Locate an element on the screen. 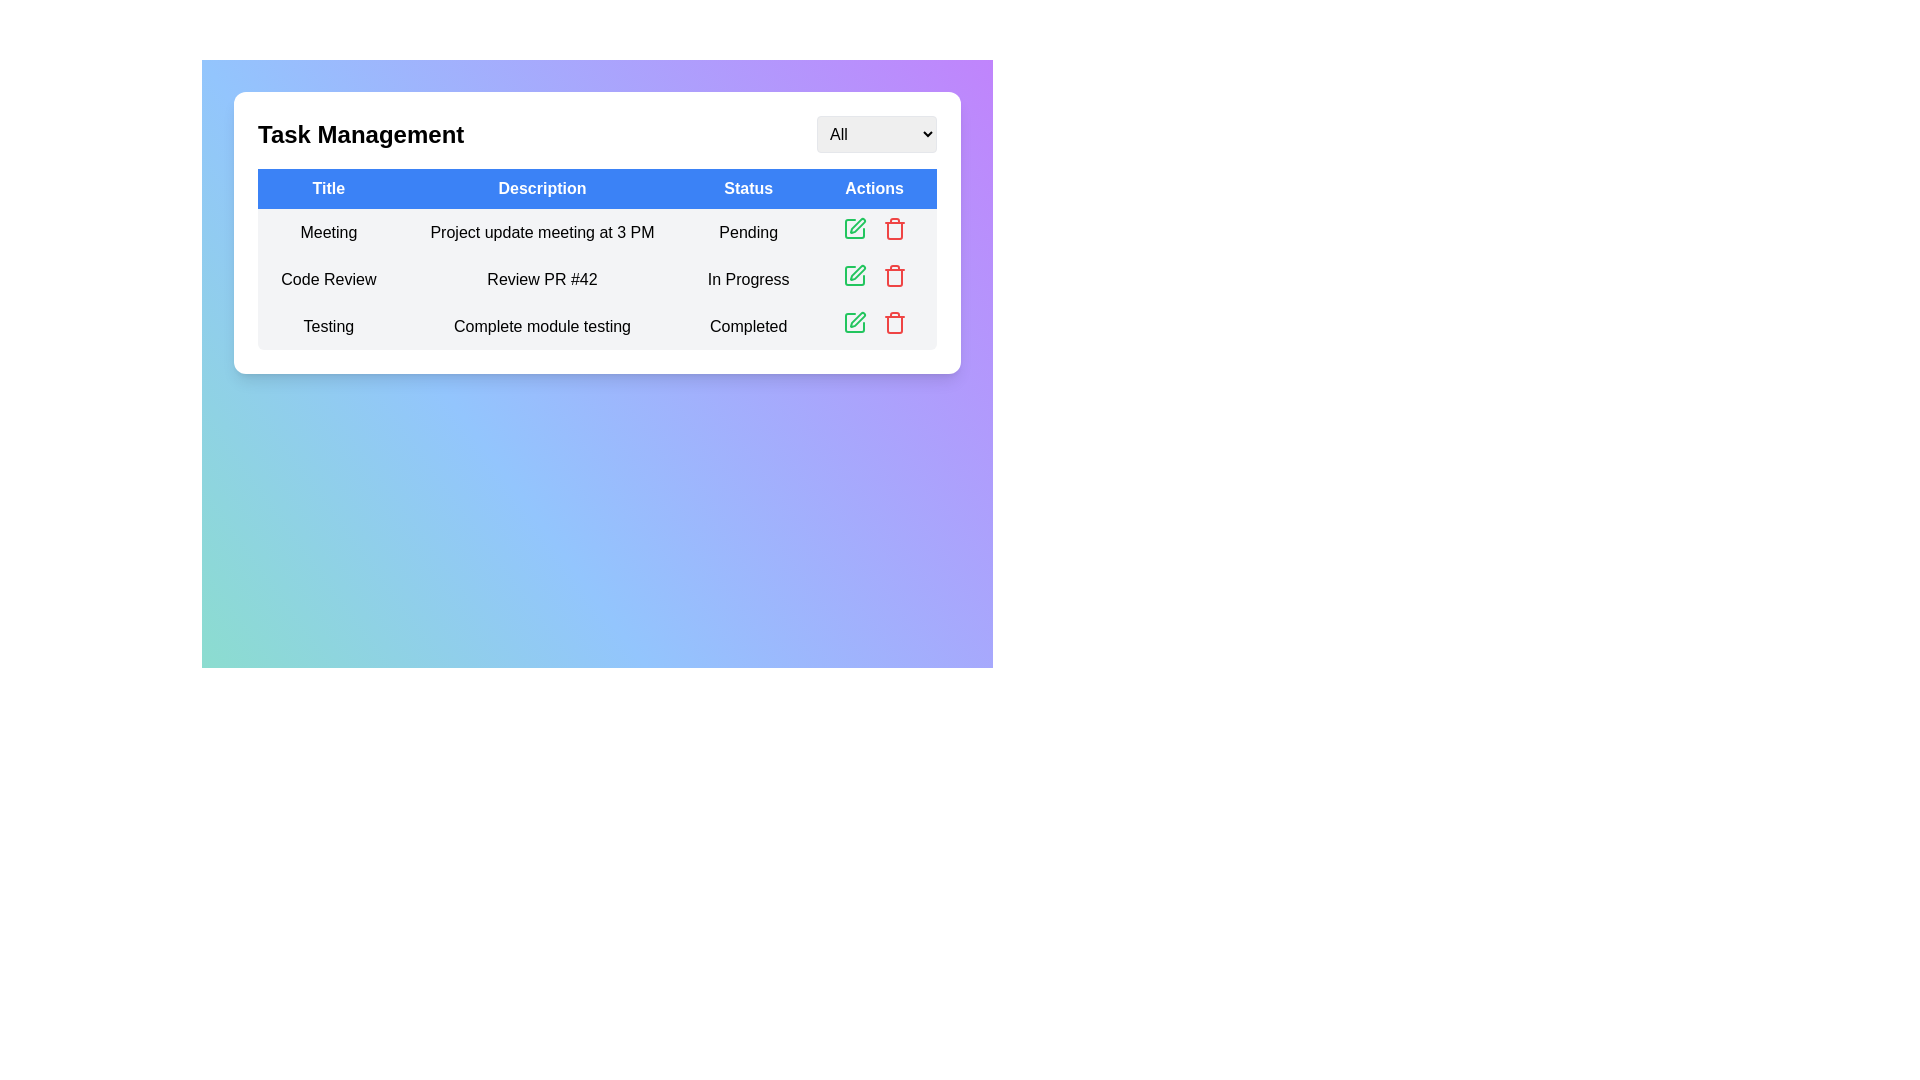 This screenshot has width=1920, height=1080. the text label displaying 'Testing' in the first column of the table under the title 'Title' is located at coordinates (328, 325).